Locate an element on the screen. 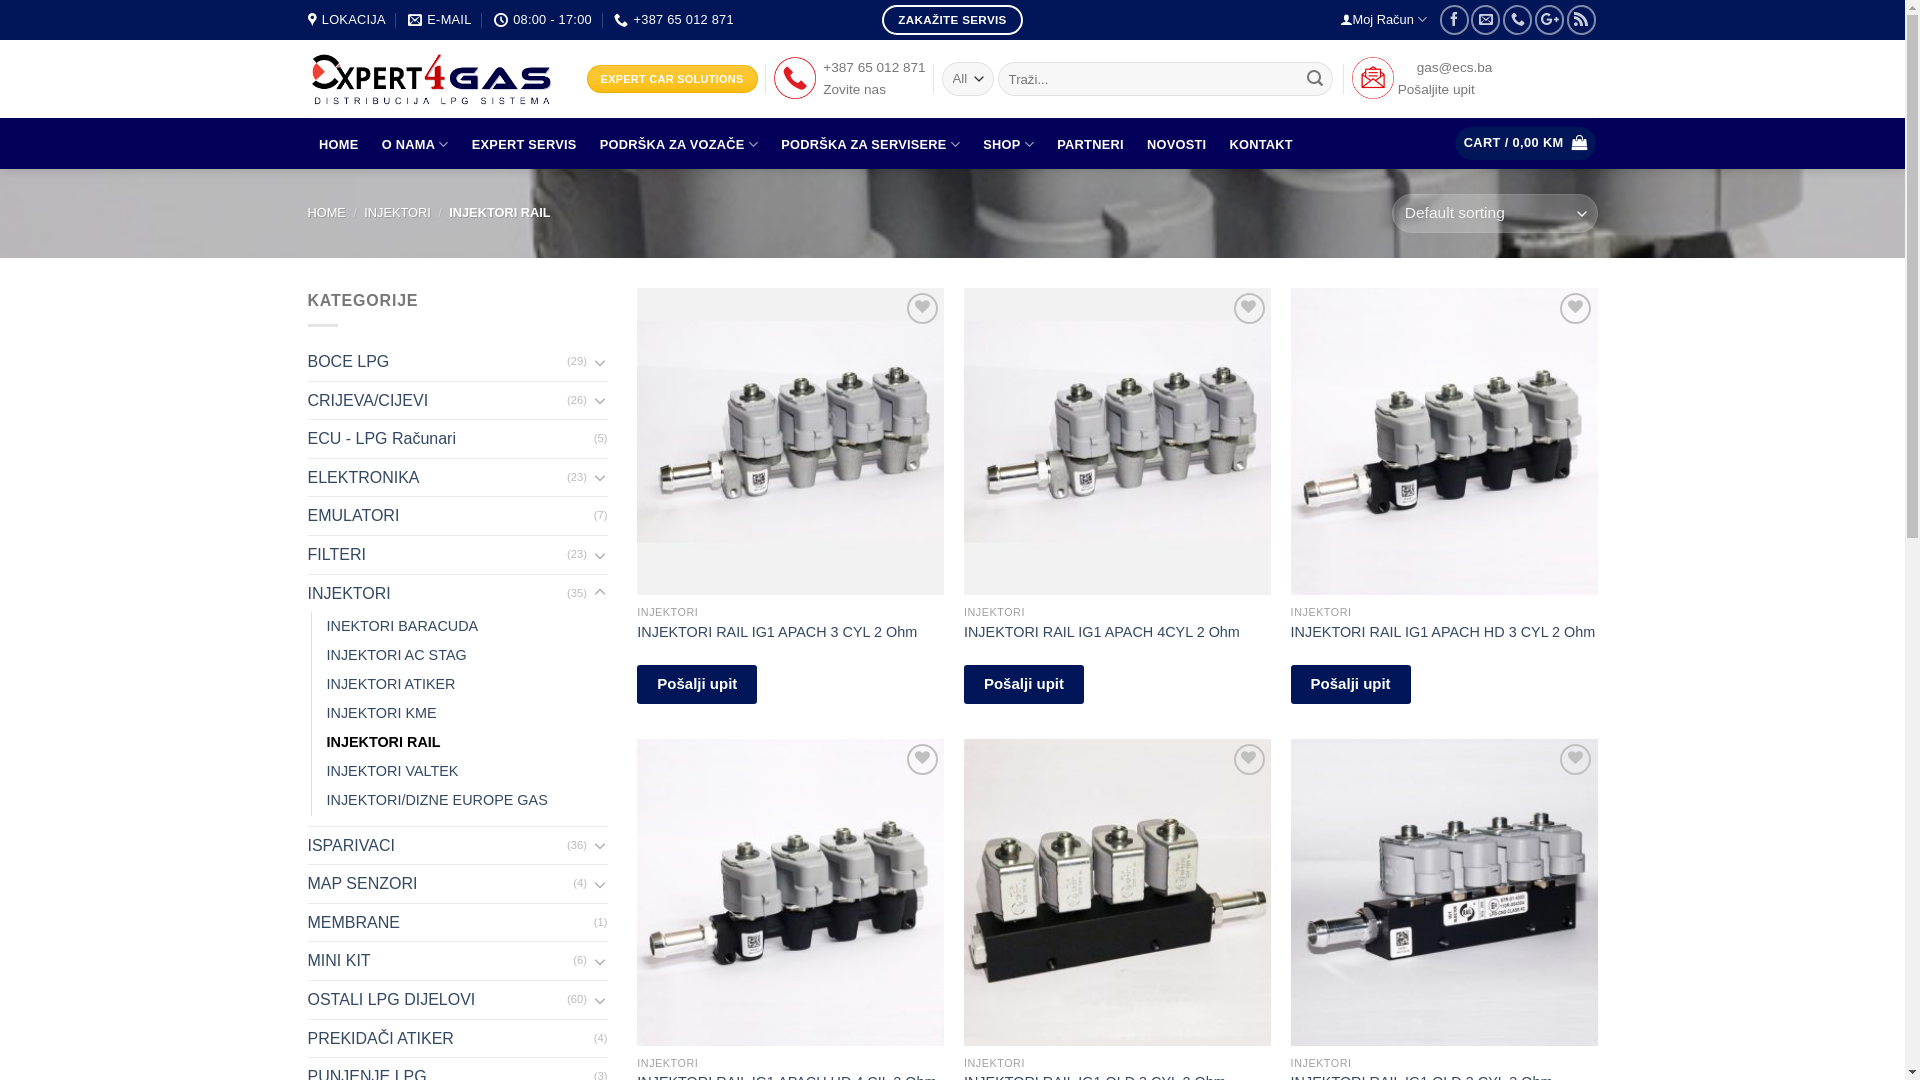 Image resolution: width=1920 pixels, height=1080 pixels. '08:00 - 17:00' is located at coordinates (542, 19).